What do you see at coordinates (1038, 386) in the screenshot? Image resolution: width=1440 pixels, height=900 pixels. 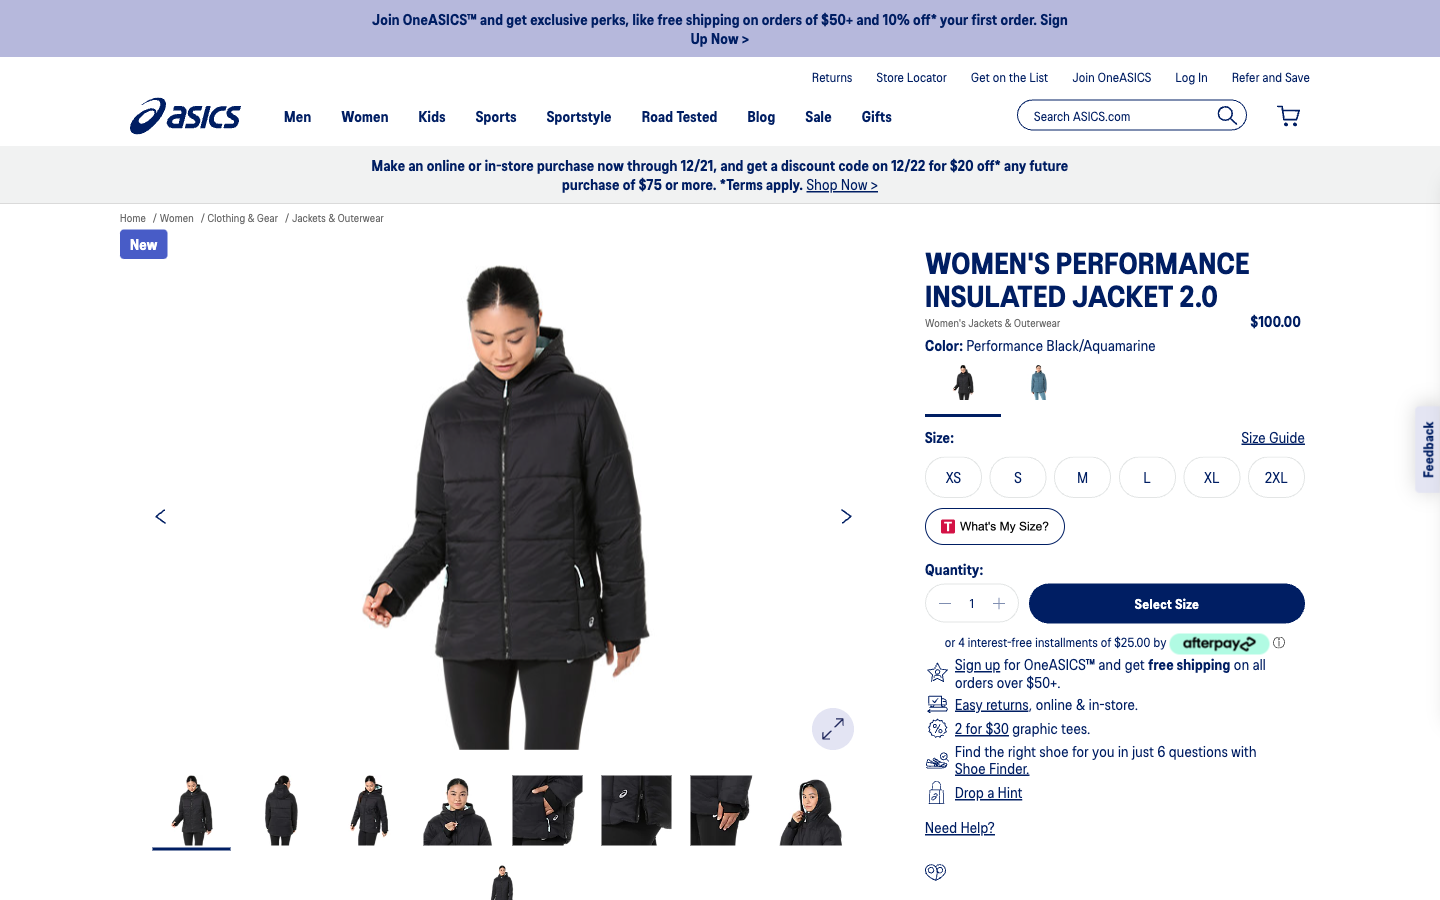 I see `see aquamarine color and select size M and see next pictures` at bounding box center [1038, 386].